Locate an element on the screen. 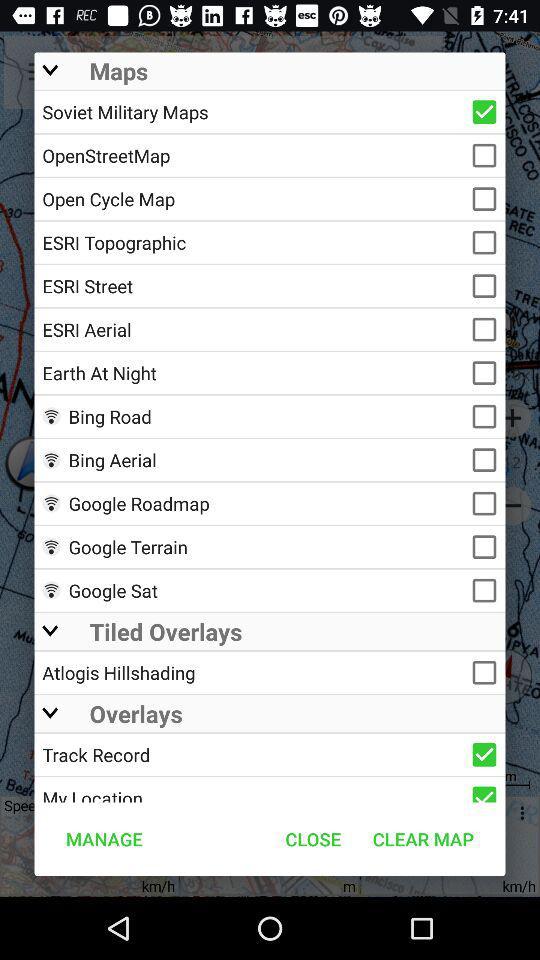  the item below the my location is located at coordinates (313, 839).